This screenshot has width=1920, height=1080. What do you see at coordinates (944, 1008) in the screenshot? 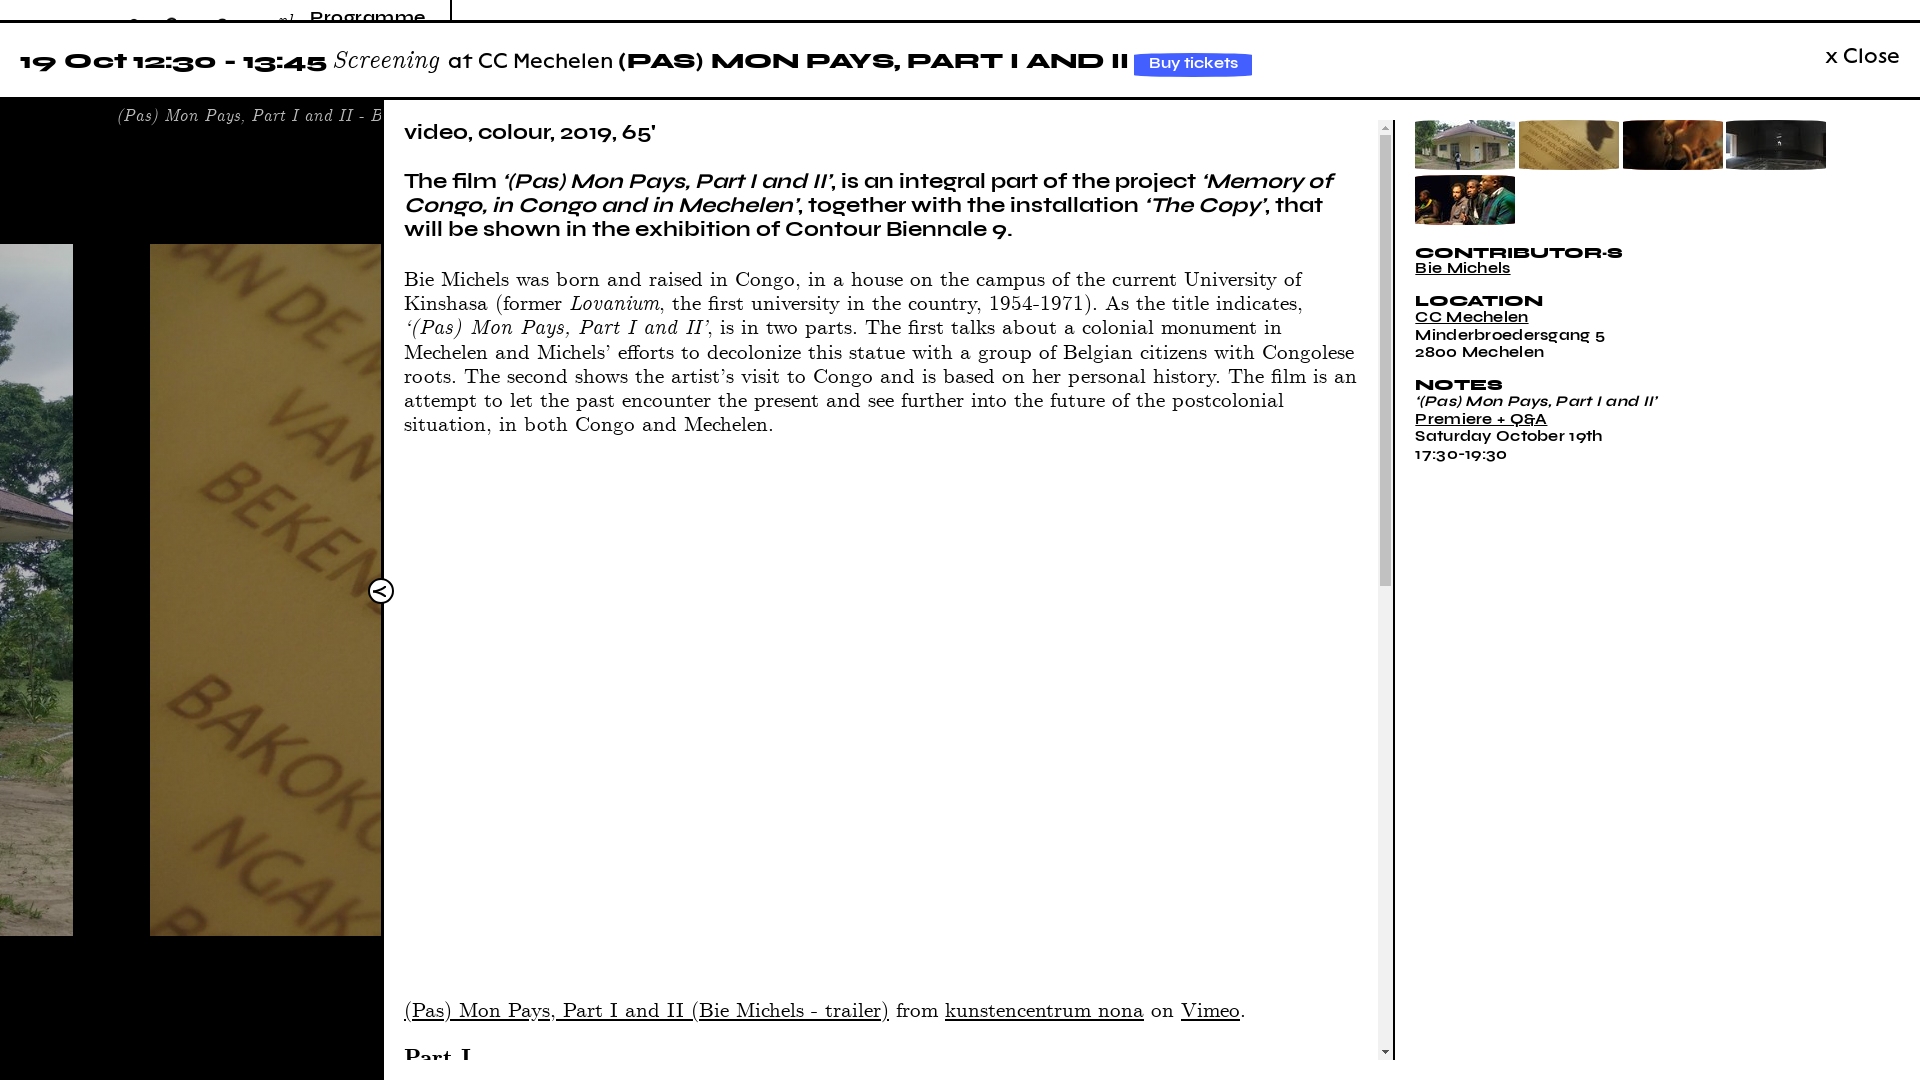
I see `'kunstencentrum nona'` at bounding box center [944, 1008].